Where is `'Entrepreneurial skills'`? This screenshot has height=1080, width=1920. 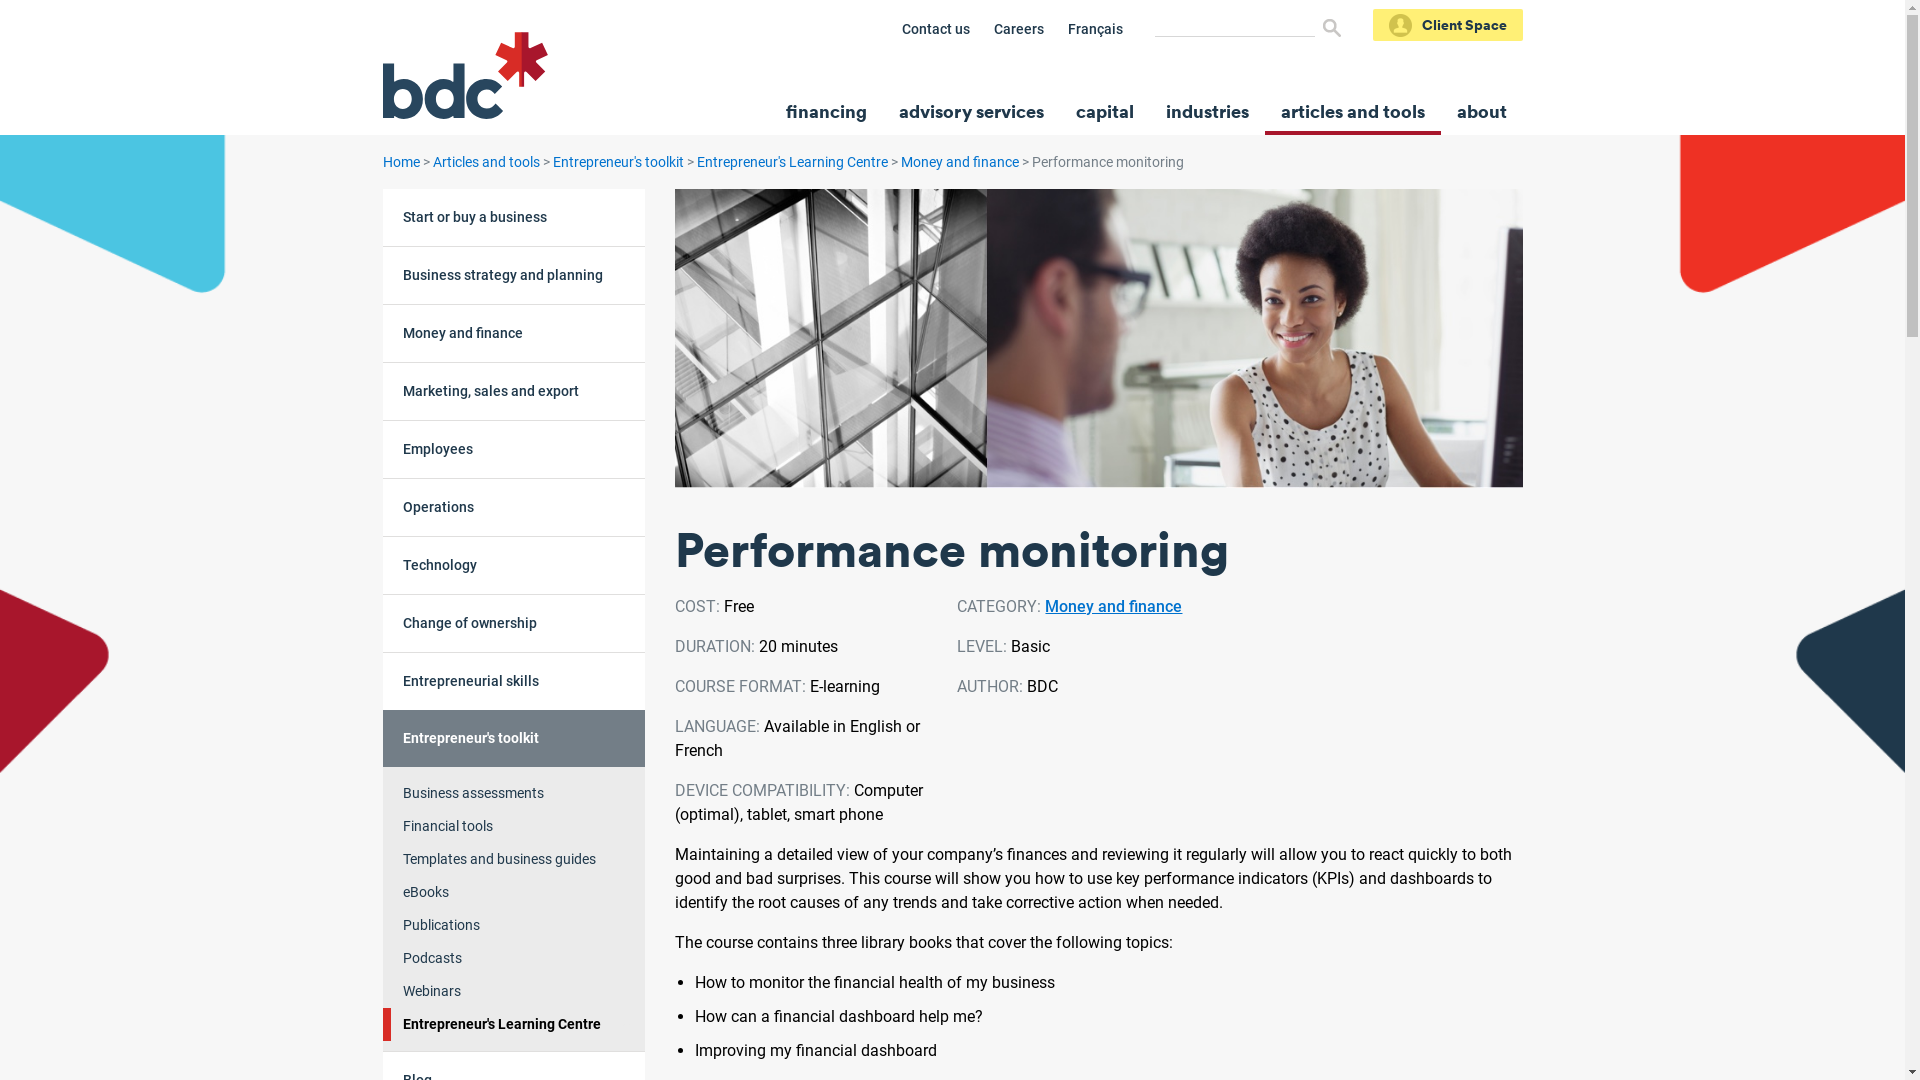 'Entrepreneurial skills' is located at coordinates (513, 680).